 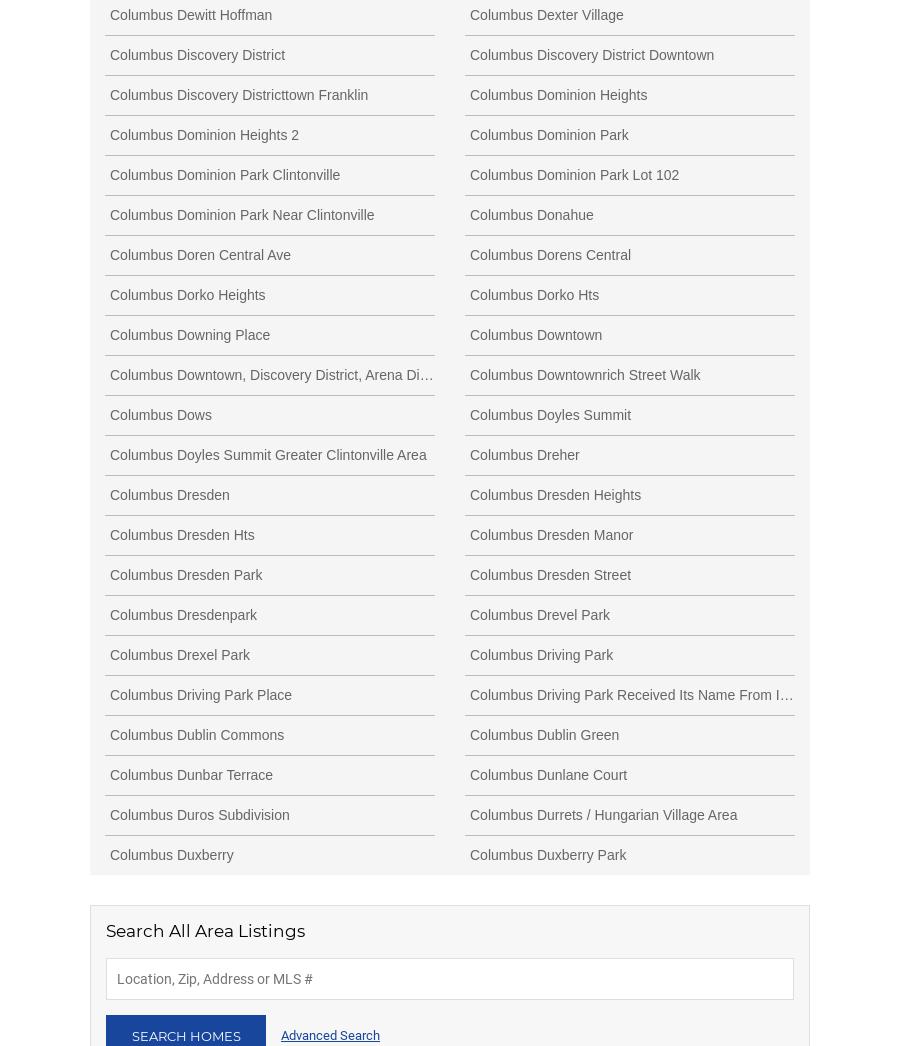 I want to click on 'Advanced Search', so click(x=329, y=1035).